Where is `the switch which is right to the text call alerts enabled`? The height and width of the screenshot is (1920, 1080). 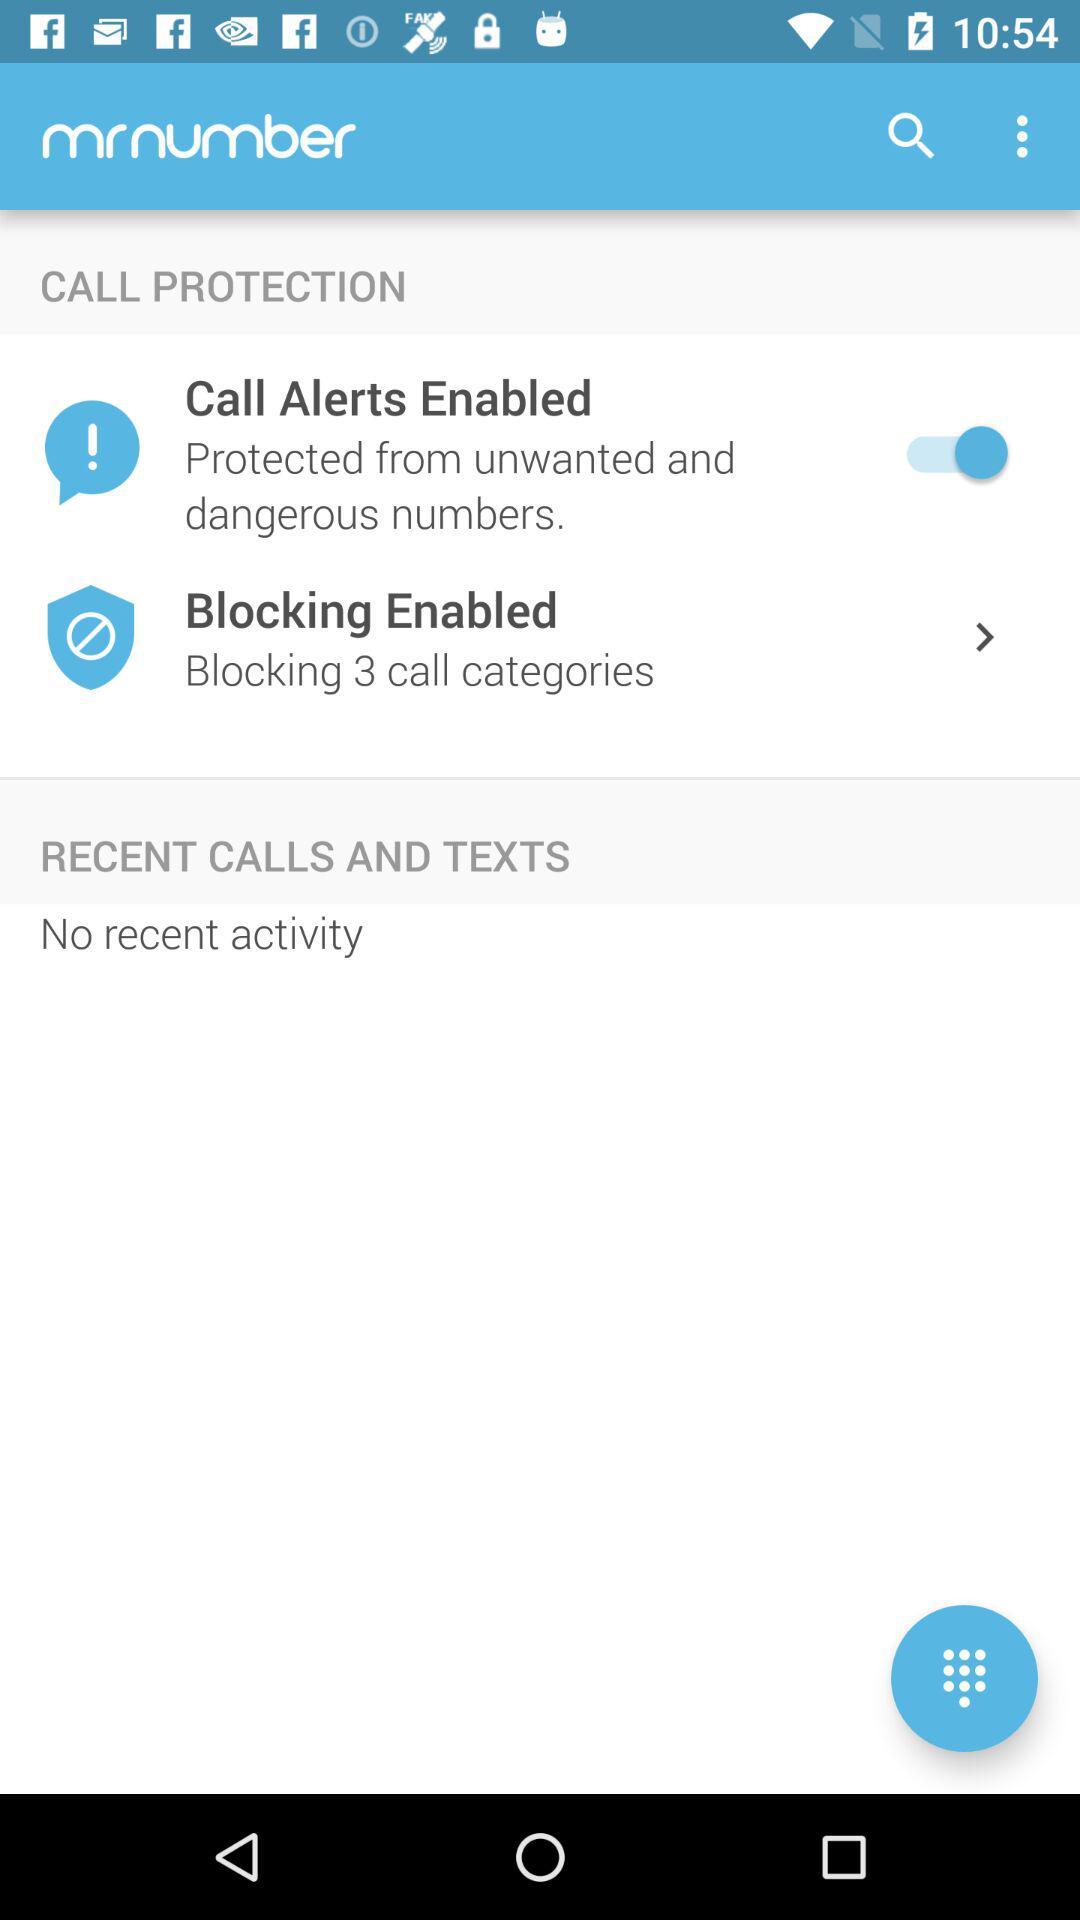 the switch which is right to the text call alerts enabled is located at coordinates (951, 451).